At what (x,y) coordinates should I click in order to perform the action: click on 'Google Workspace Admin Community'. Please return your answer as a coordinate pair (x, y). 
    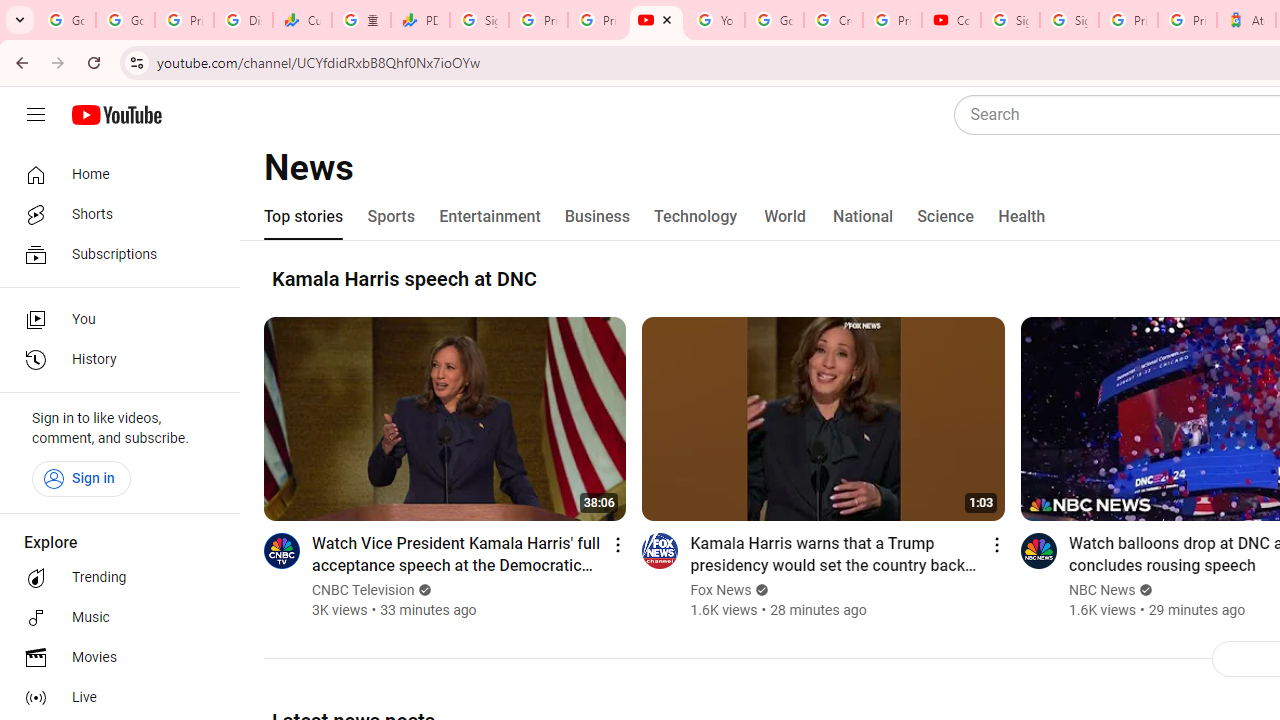
    Looking at the image, I should click on (66, 20).